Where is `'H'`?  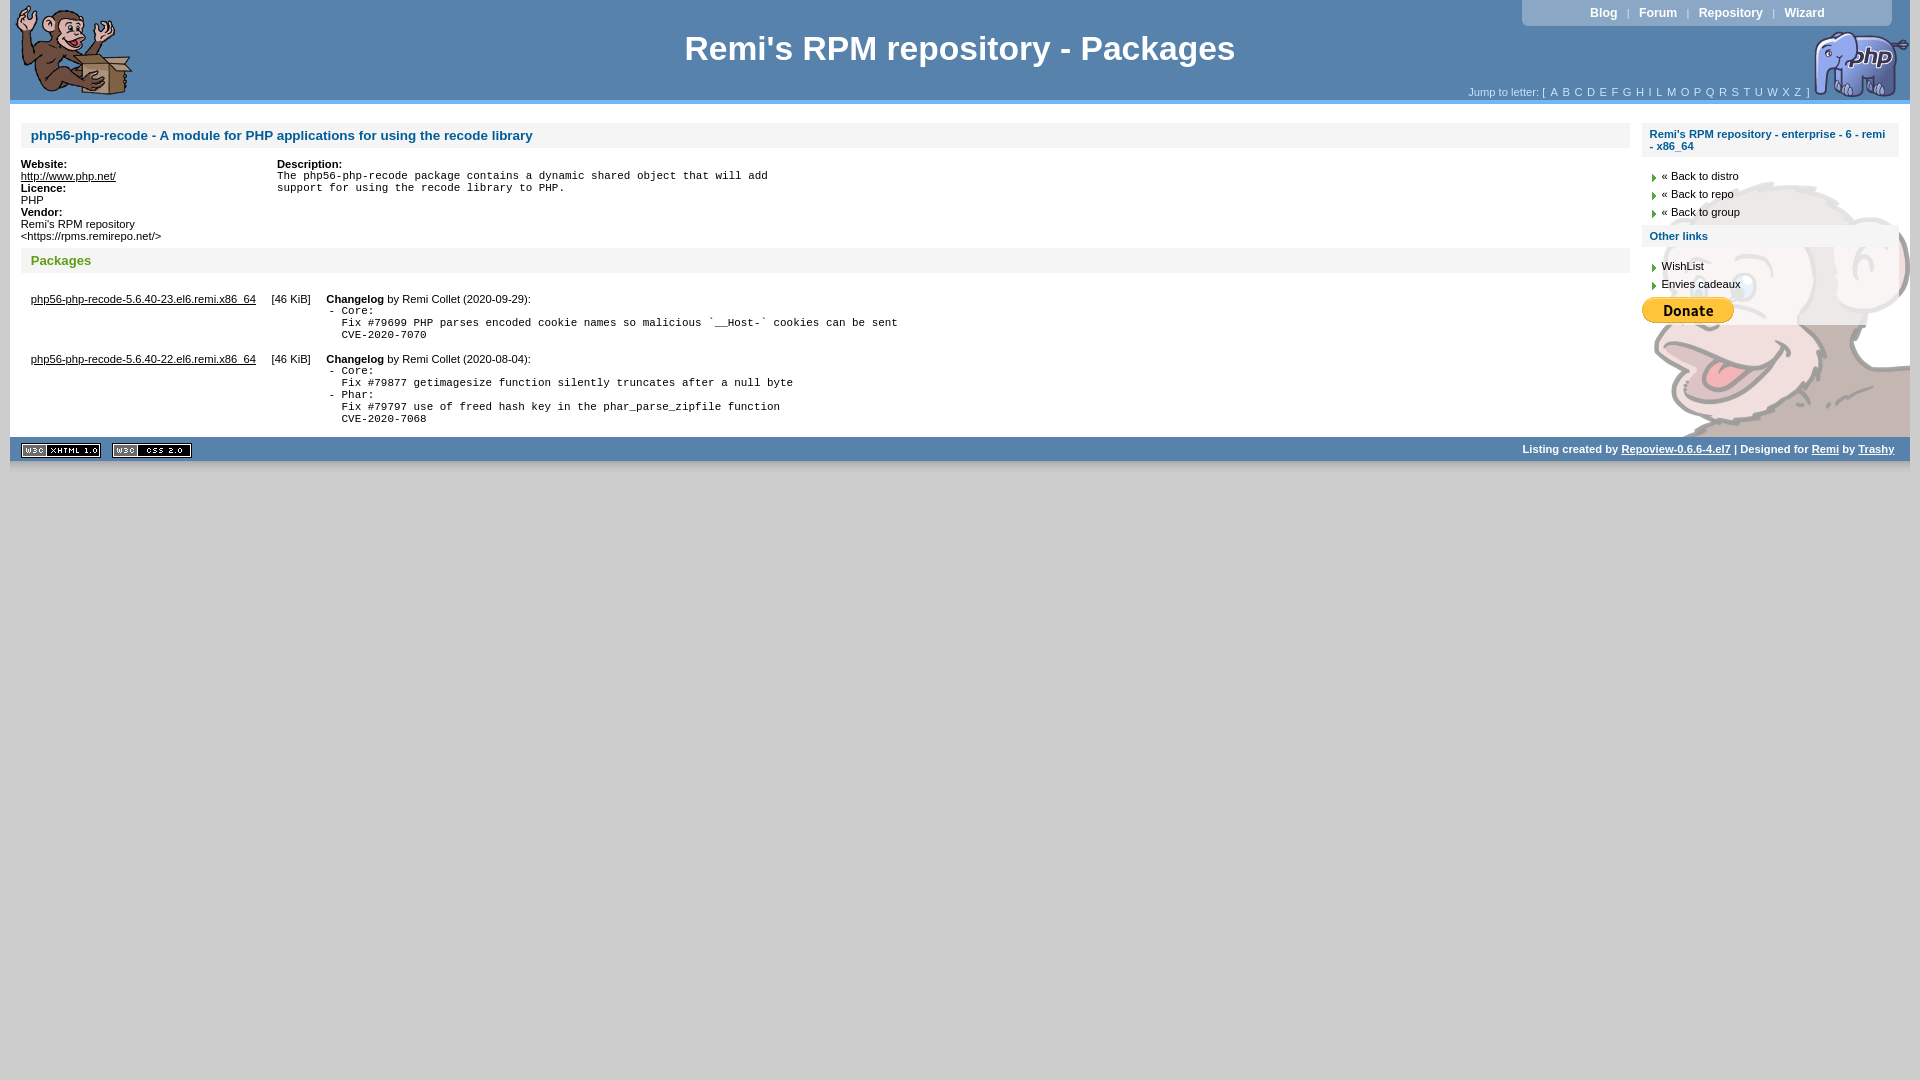
'H' is located at coordinates (1640, 92).